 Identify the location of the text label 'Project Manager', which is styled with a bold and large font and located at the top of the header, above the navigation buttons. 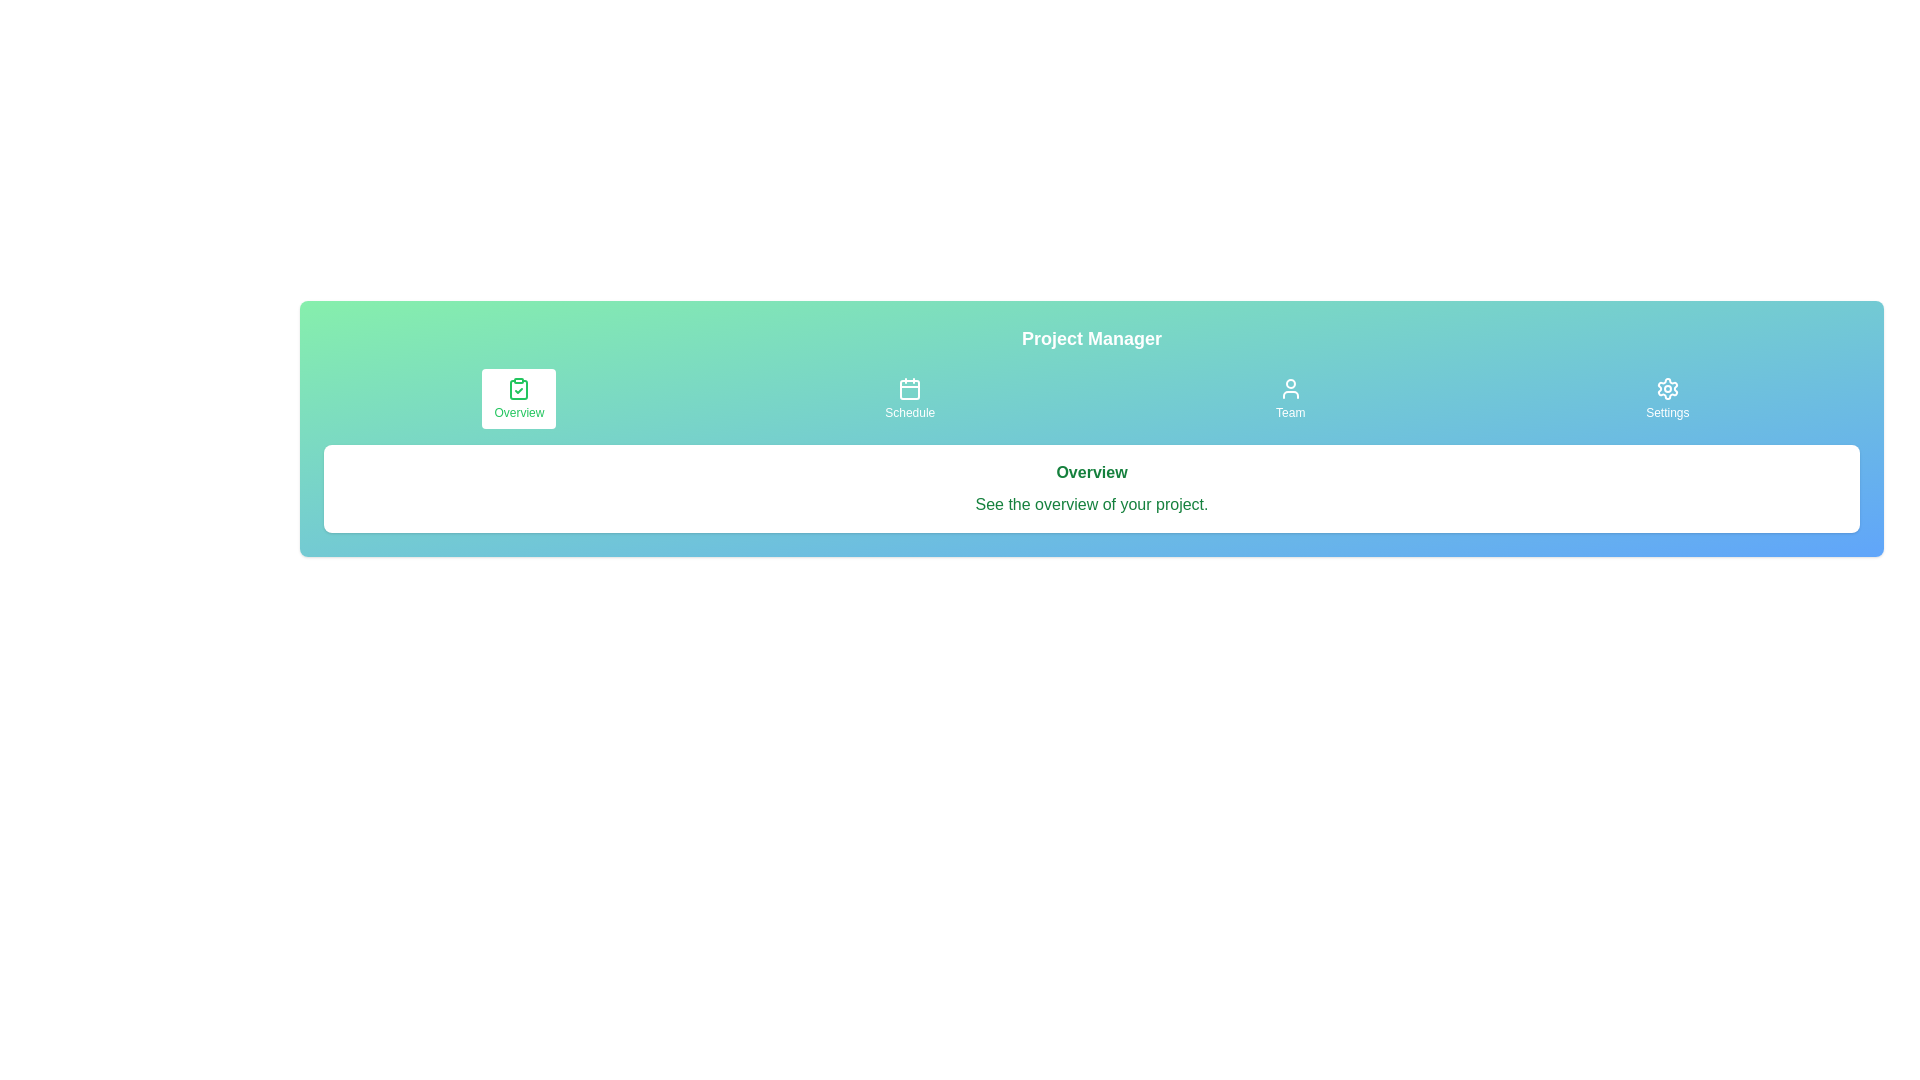
(1090, 338).